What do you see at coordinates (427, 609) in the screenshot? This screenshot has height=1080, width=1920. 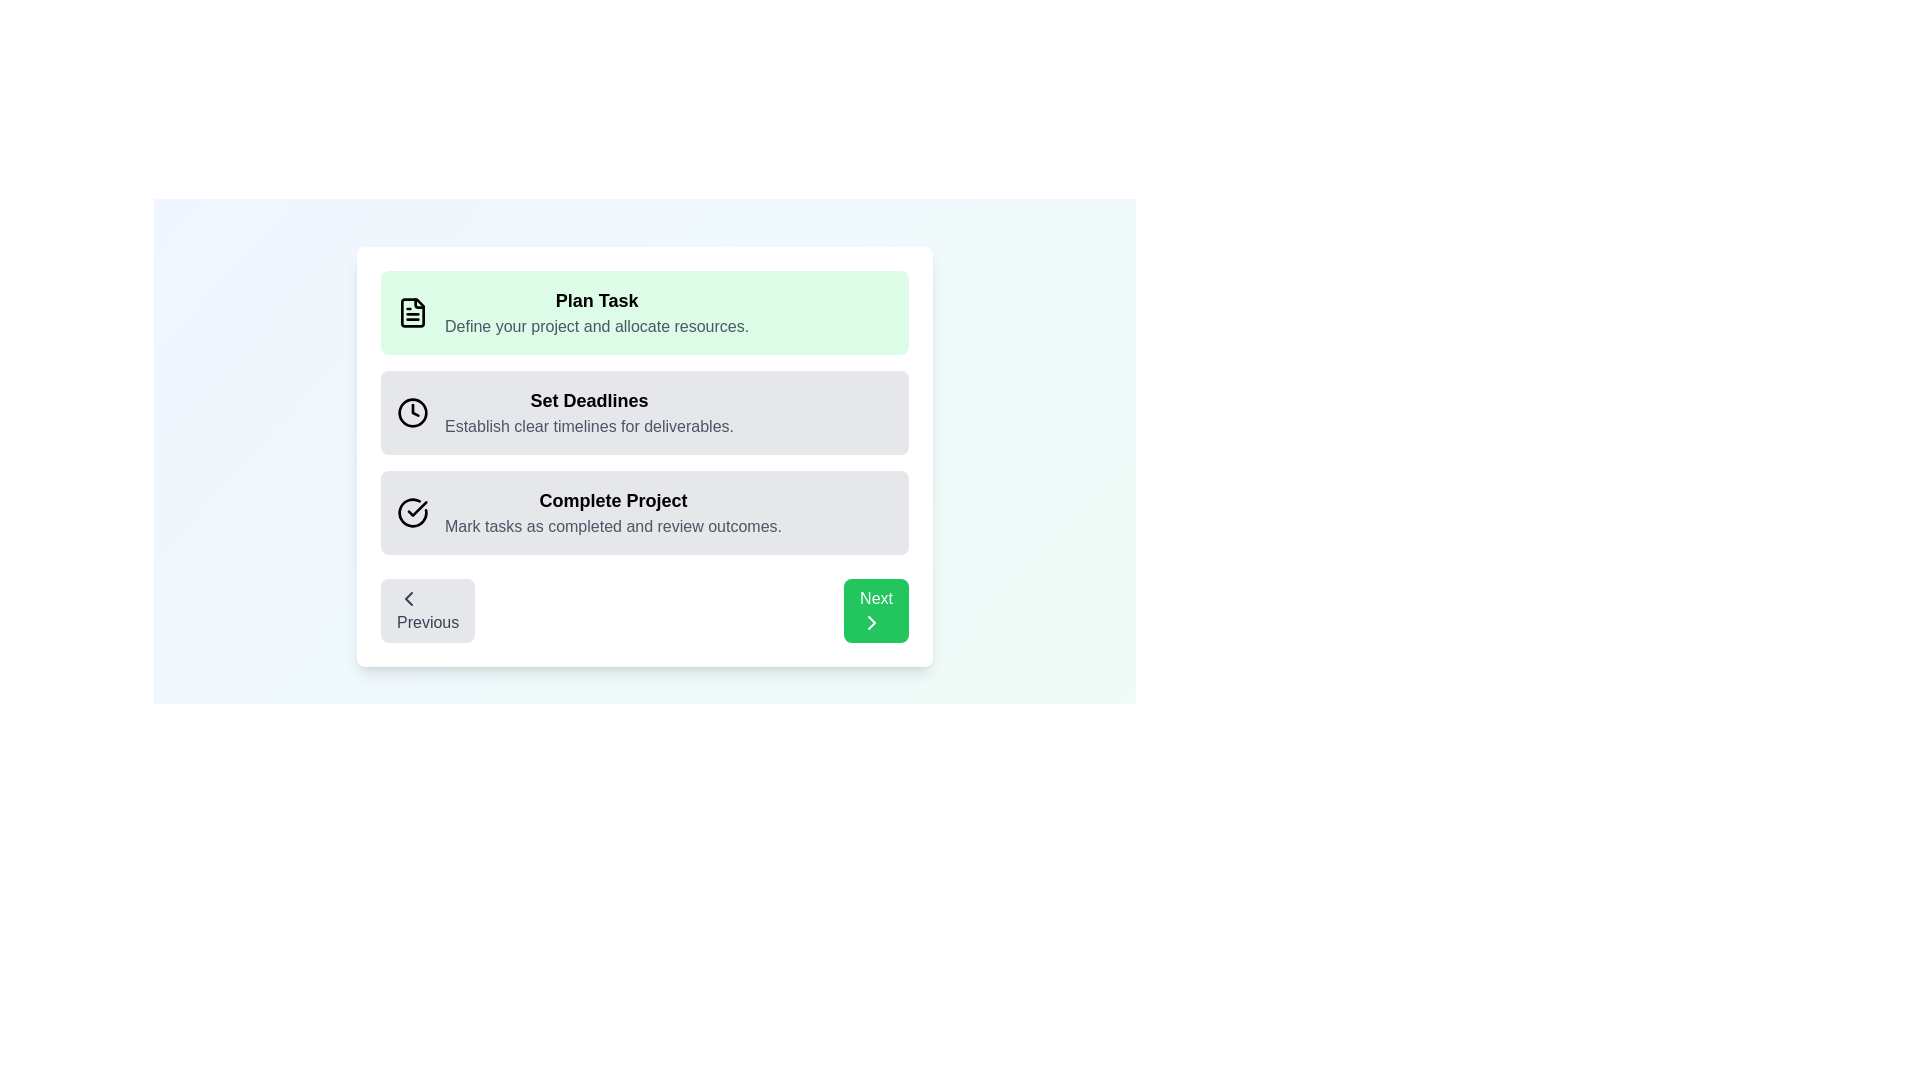 I see `the Previous button to navigate through the steps` at bounding box center [427, 609].